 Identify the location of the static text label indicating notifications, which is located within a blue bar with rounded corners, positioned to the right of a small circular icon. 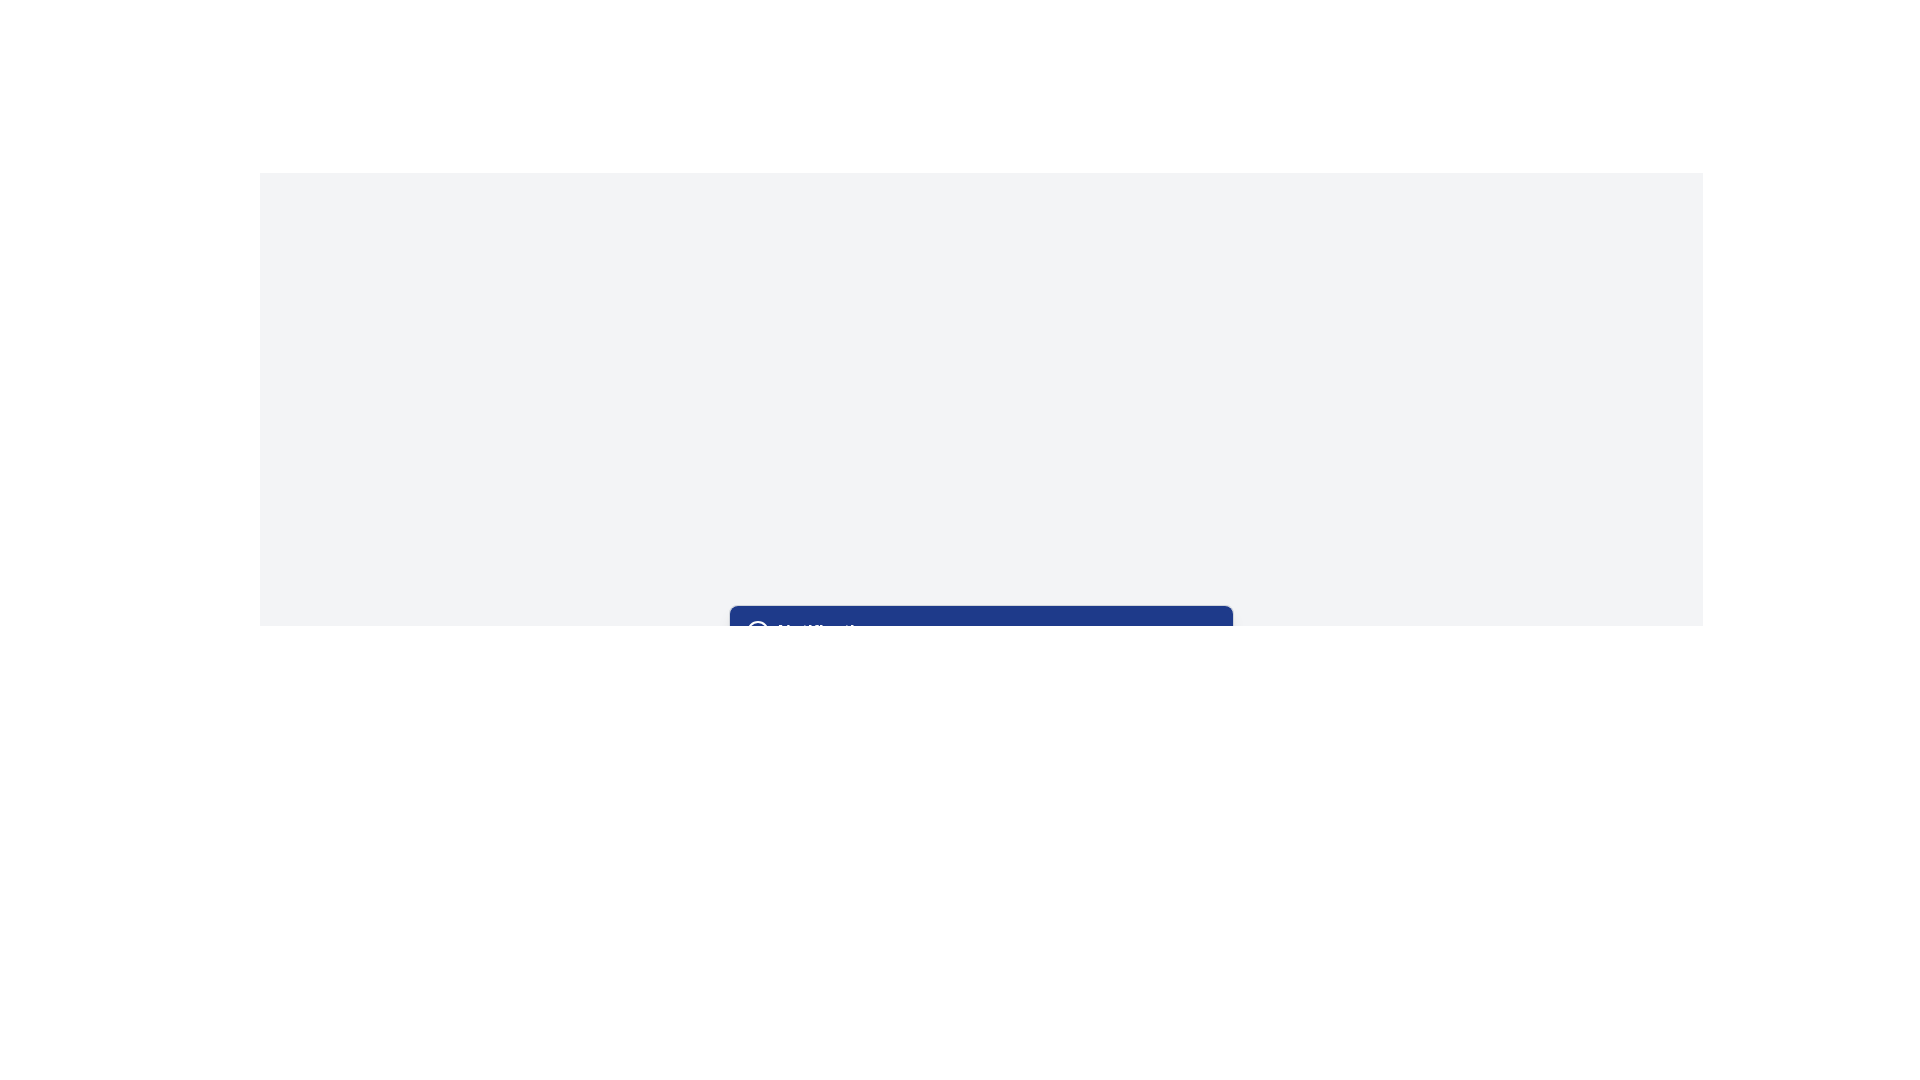
(827, 631).